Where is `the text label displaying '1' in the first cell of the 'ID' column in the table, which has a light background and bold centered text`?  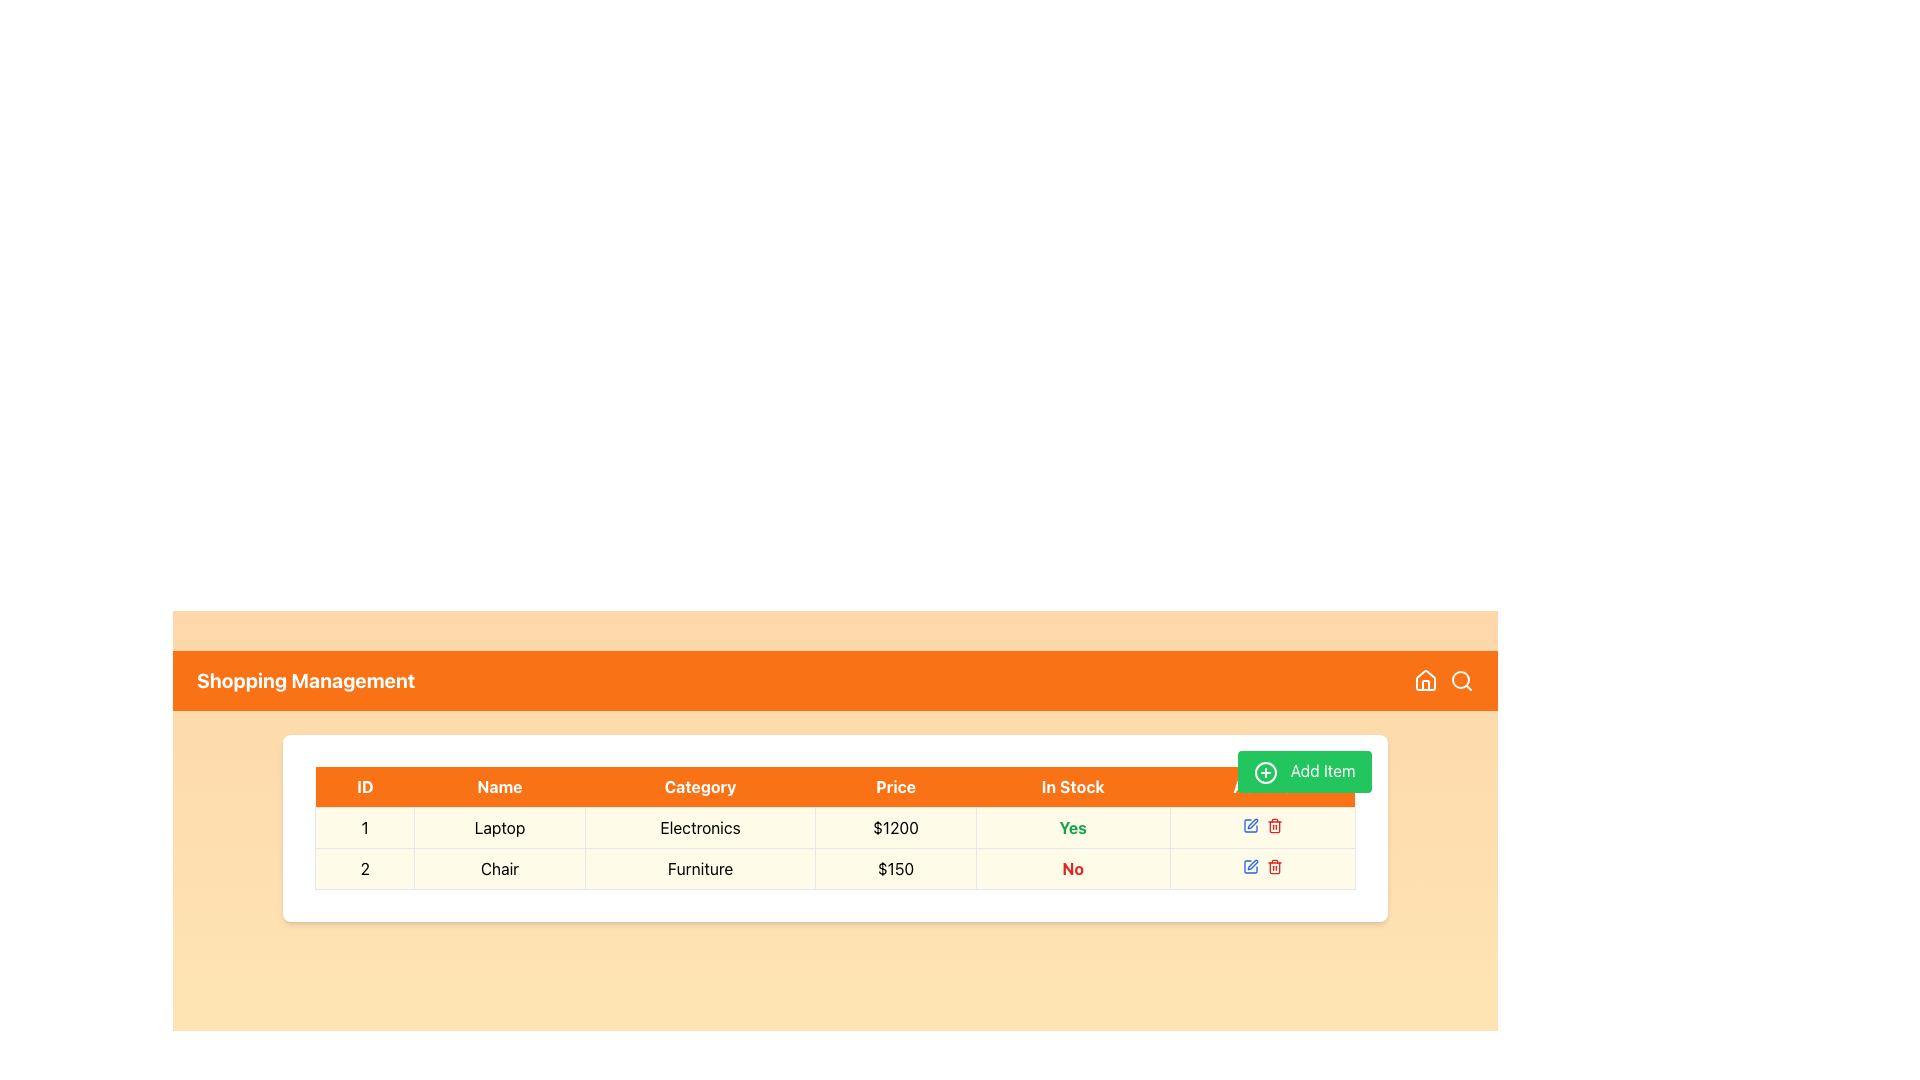
the text label displaying '1' in the first cell of the 'ID' column in the table, which has a light background and bold centered text is located at coordinates (365, 828).